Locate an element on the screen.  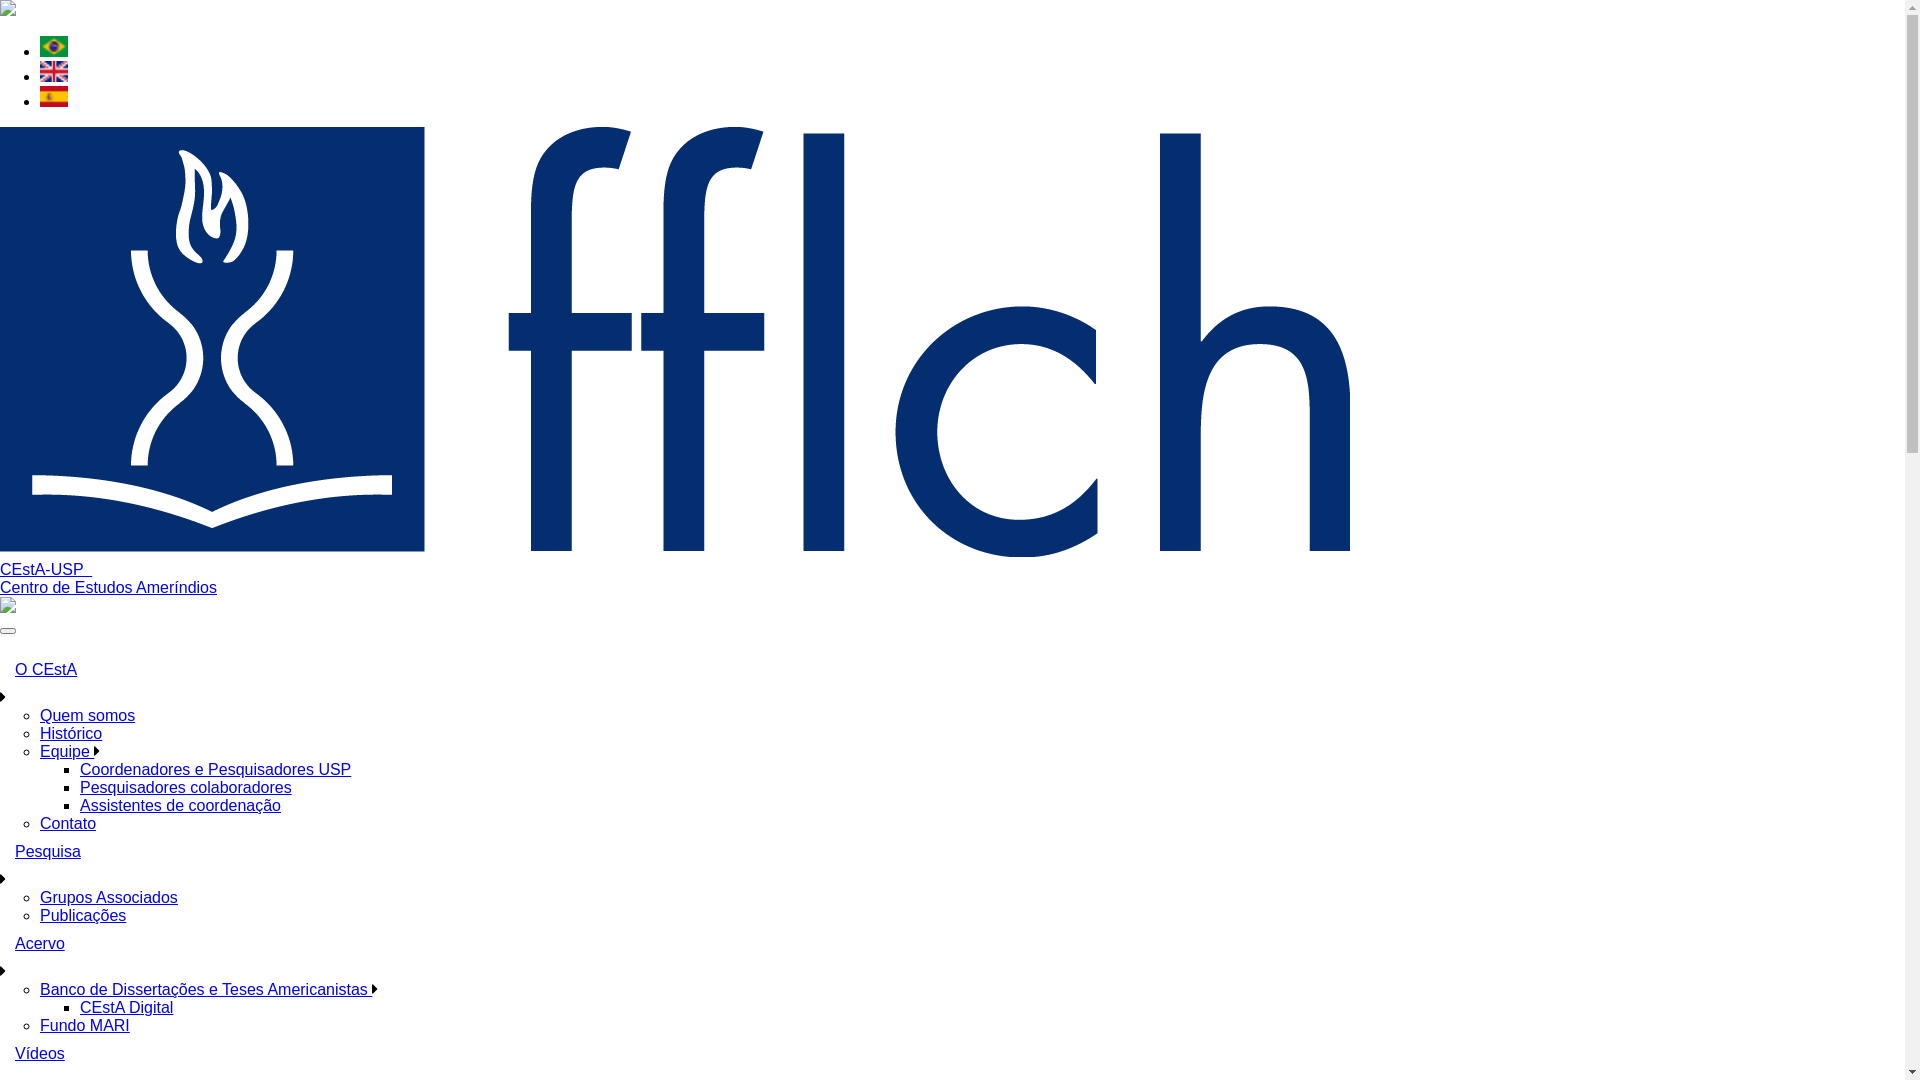
'English' is located at coordinates (39, 70).